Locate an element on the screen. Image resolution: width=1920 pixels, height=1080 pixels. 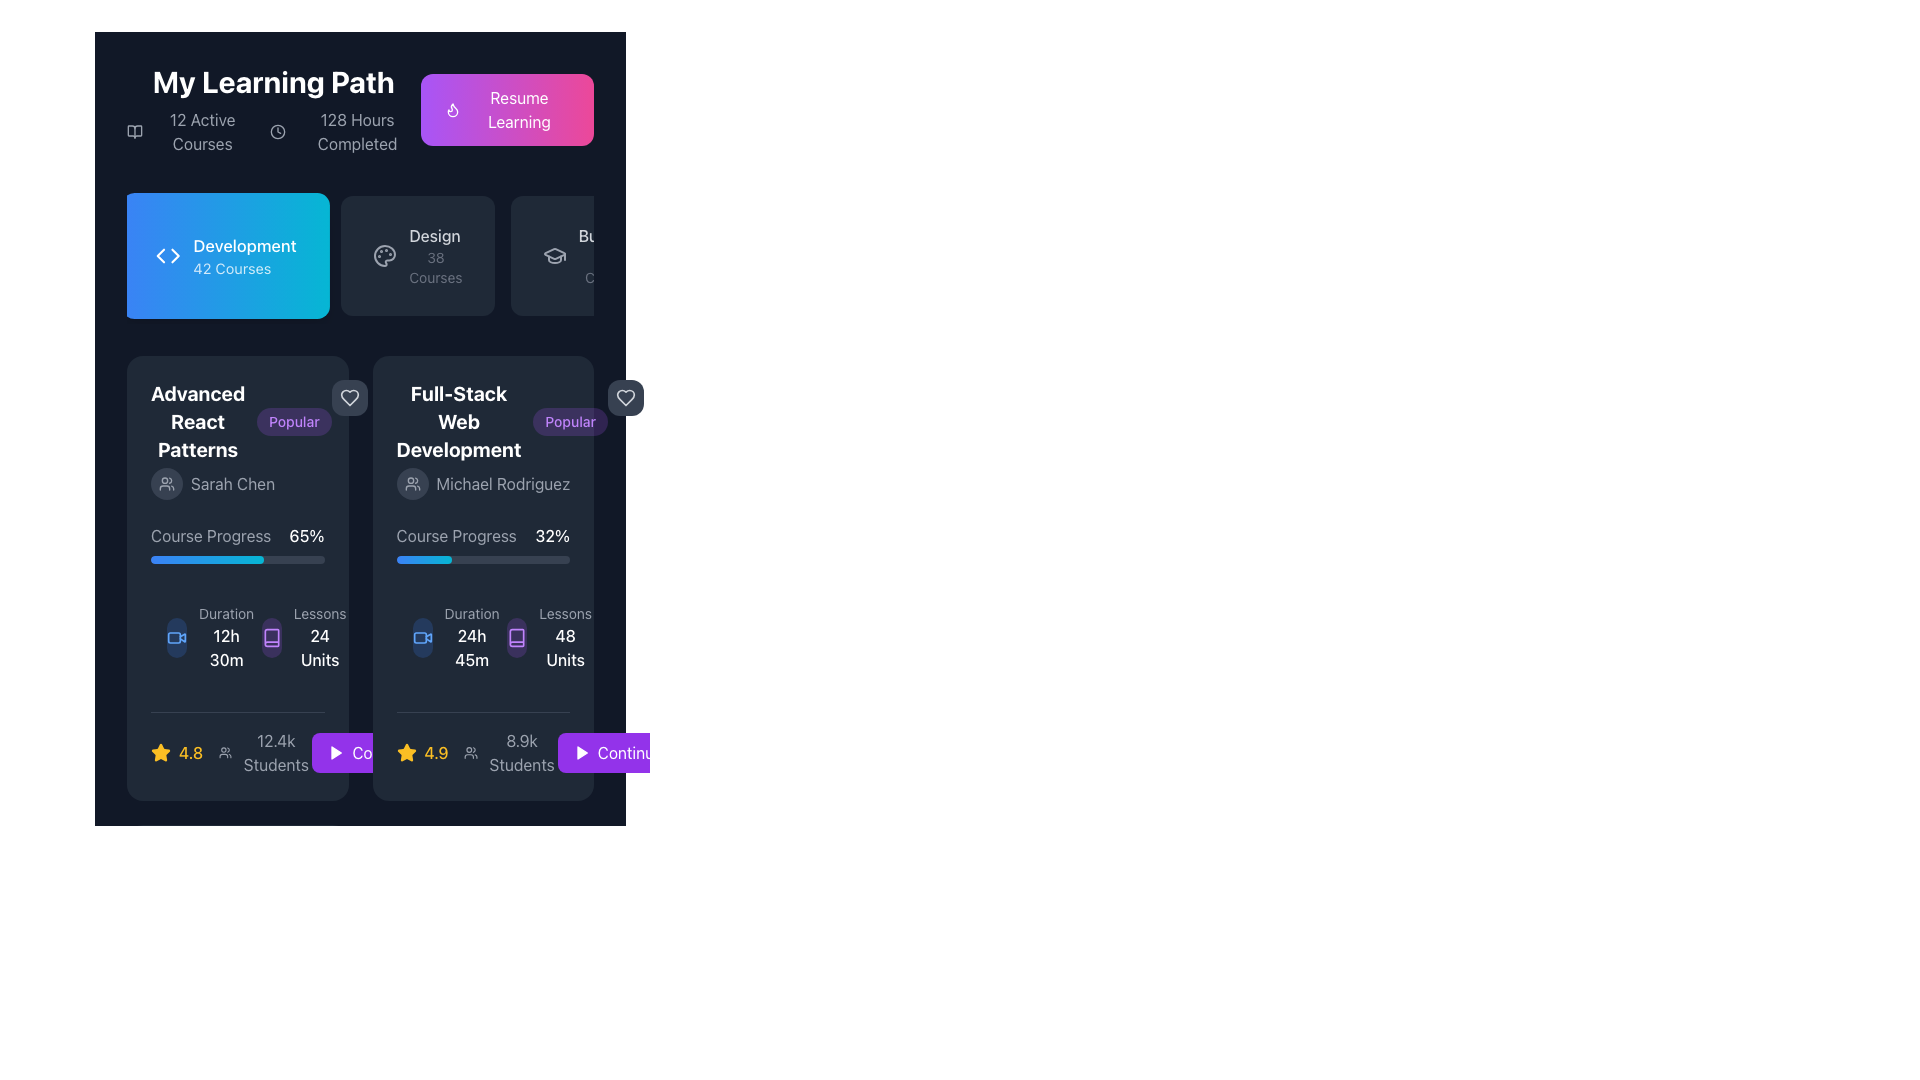
the central circle of the clock icon, which is located to the right of the text '12 Active Courses' in the header section of the interface is located at coordinates (277, 131).